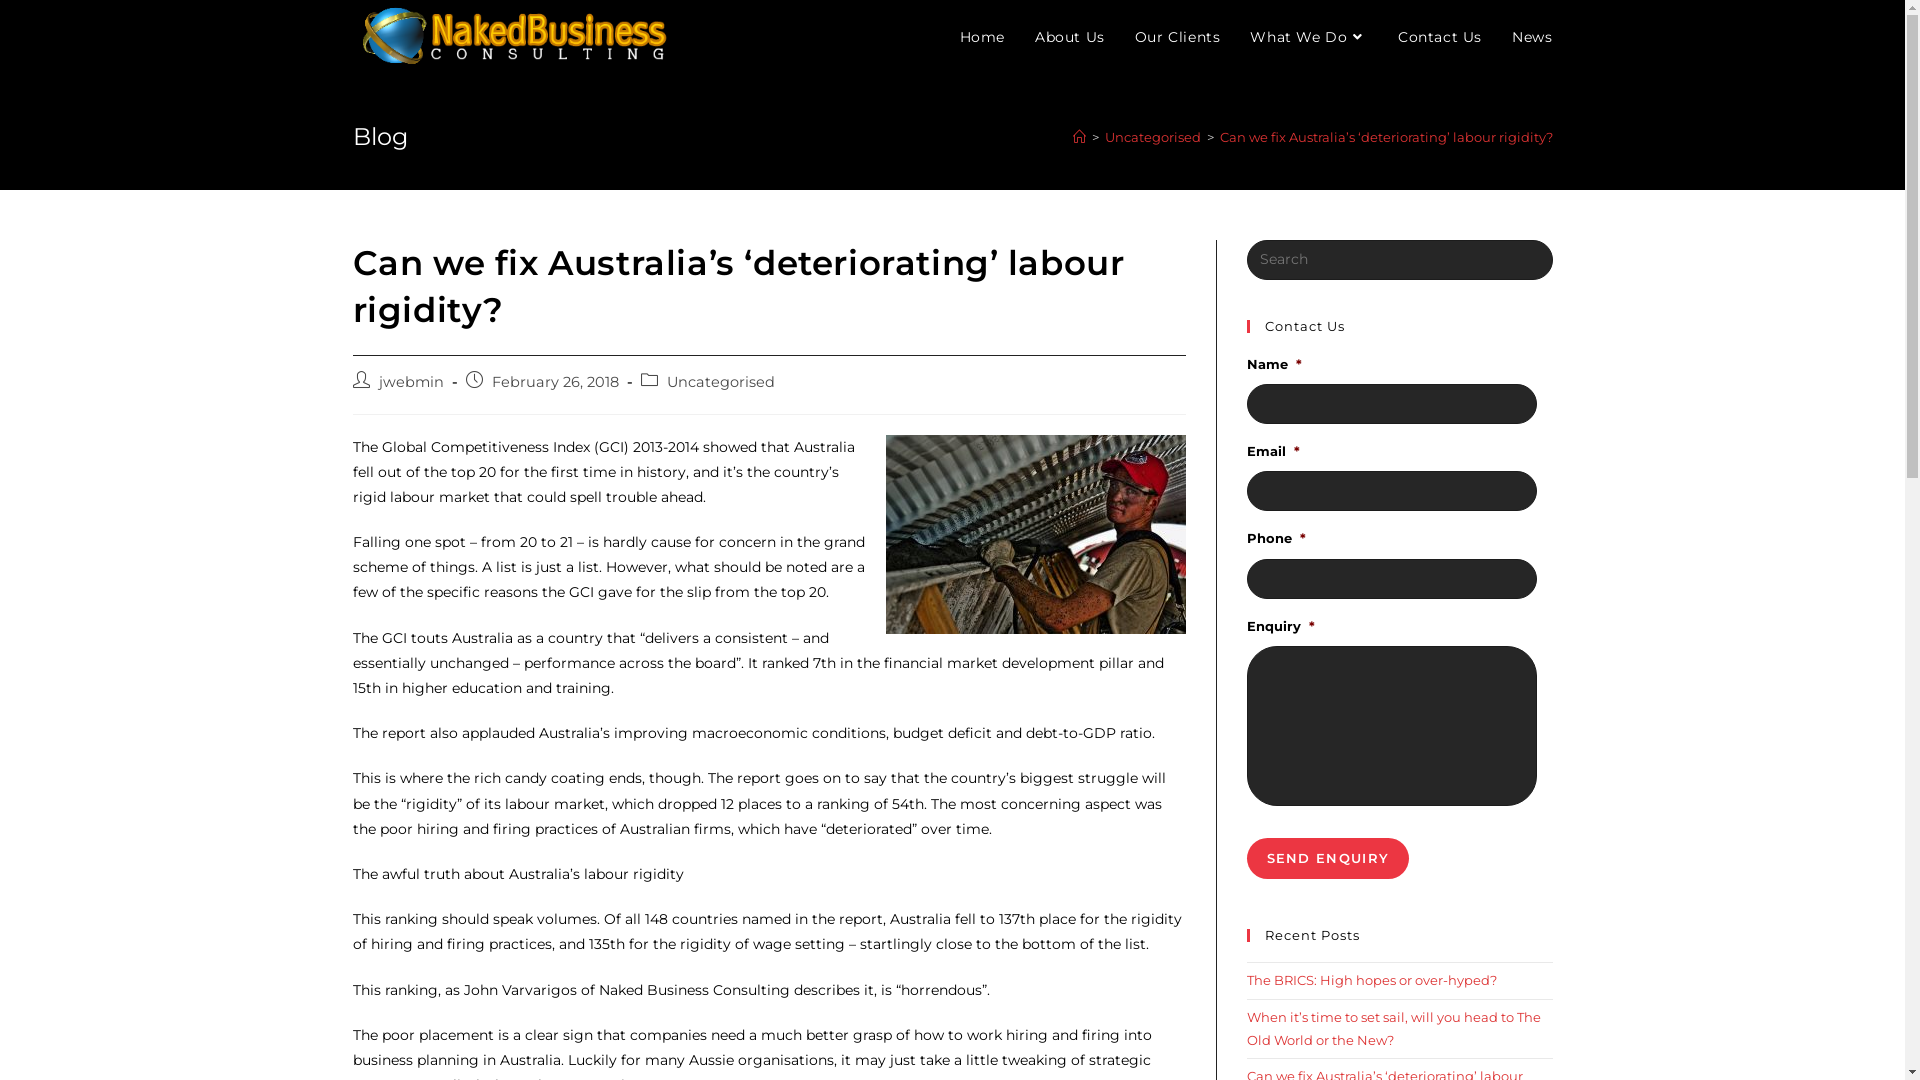 The image size is (1920, 1080). What do you see at coordinates (720, 381) in the screenshot?
I see `'Uncategorised'` at bounding box center [720, 381].